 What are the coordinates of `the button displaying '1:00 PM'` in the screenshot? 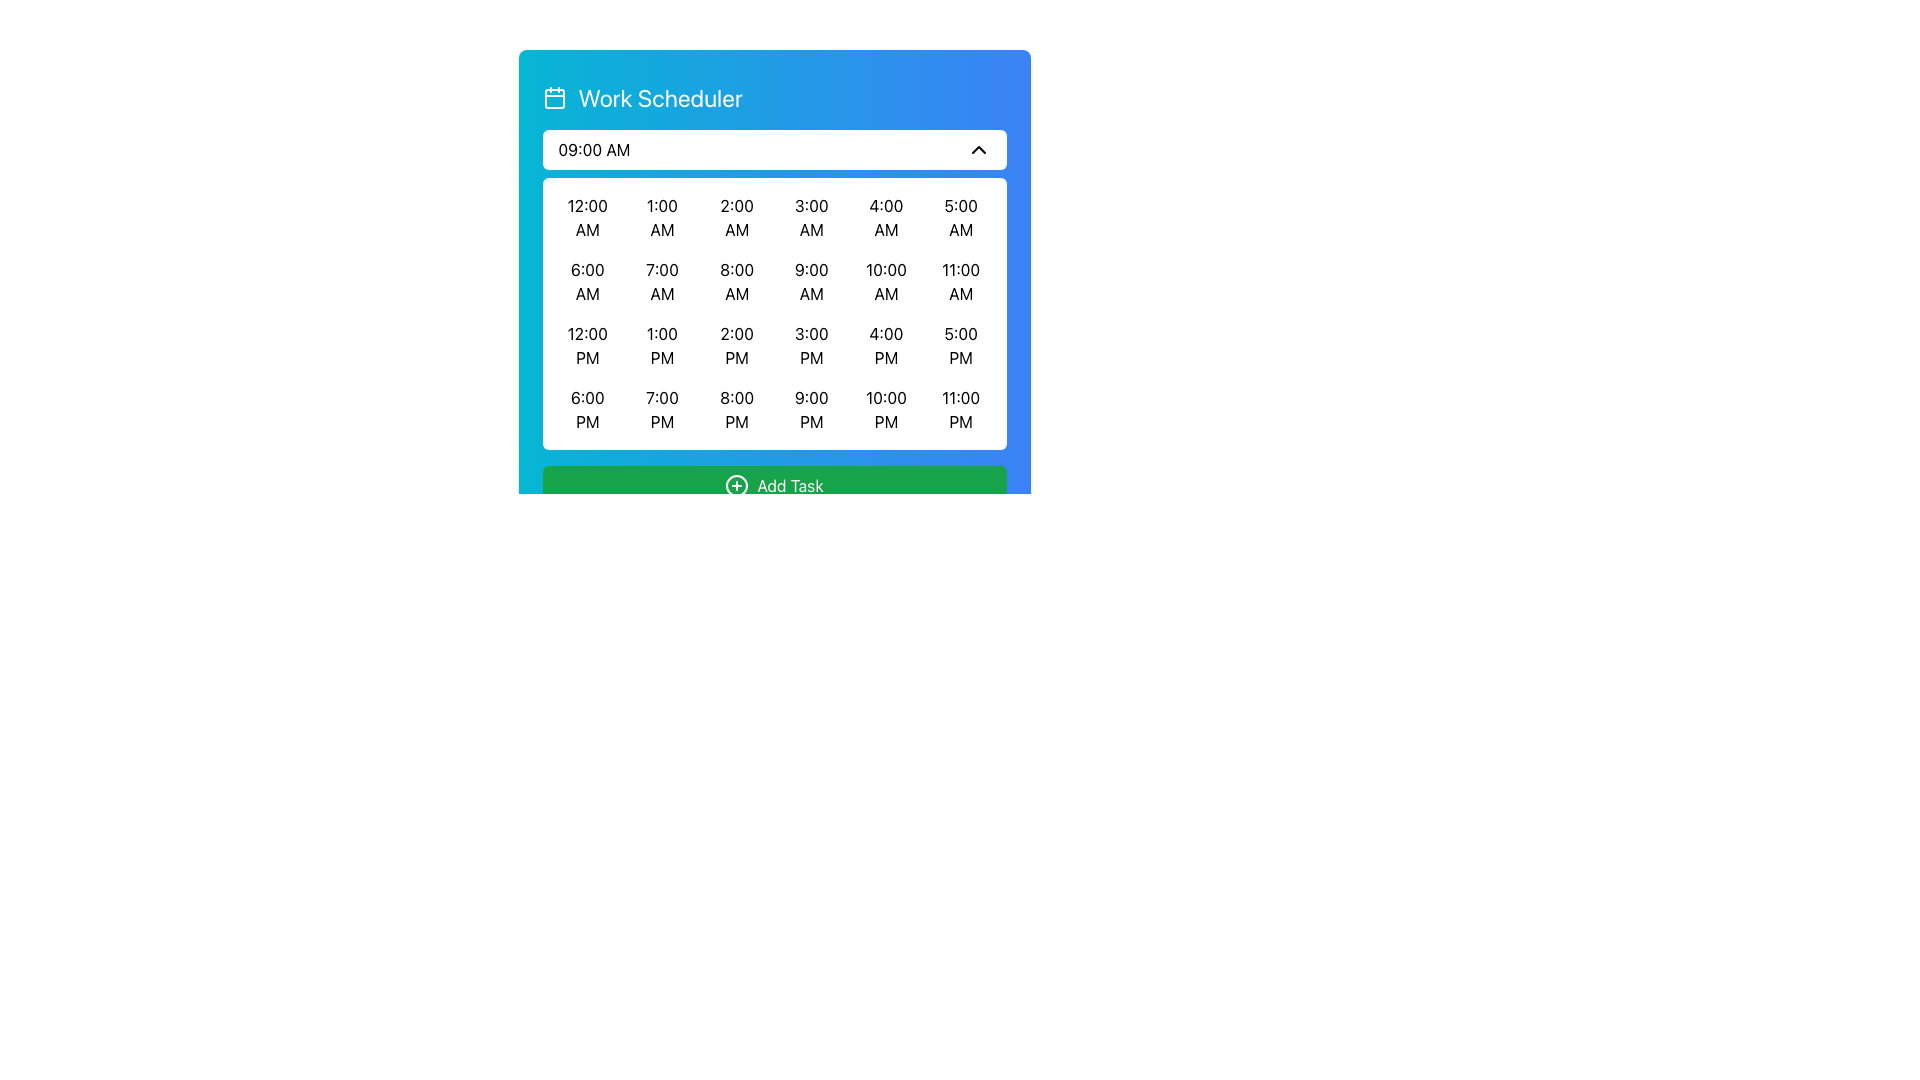 It's located at (662, 345).